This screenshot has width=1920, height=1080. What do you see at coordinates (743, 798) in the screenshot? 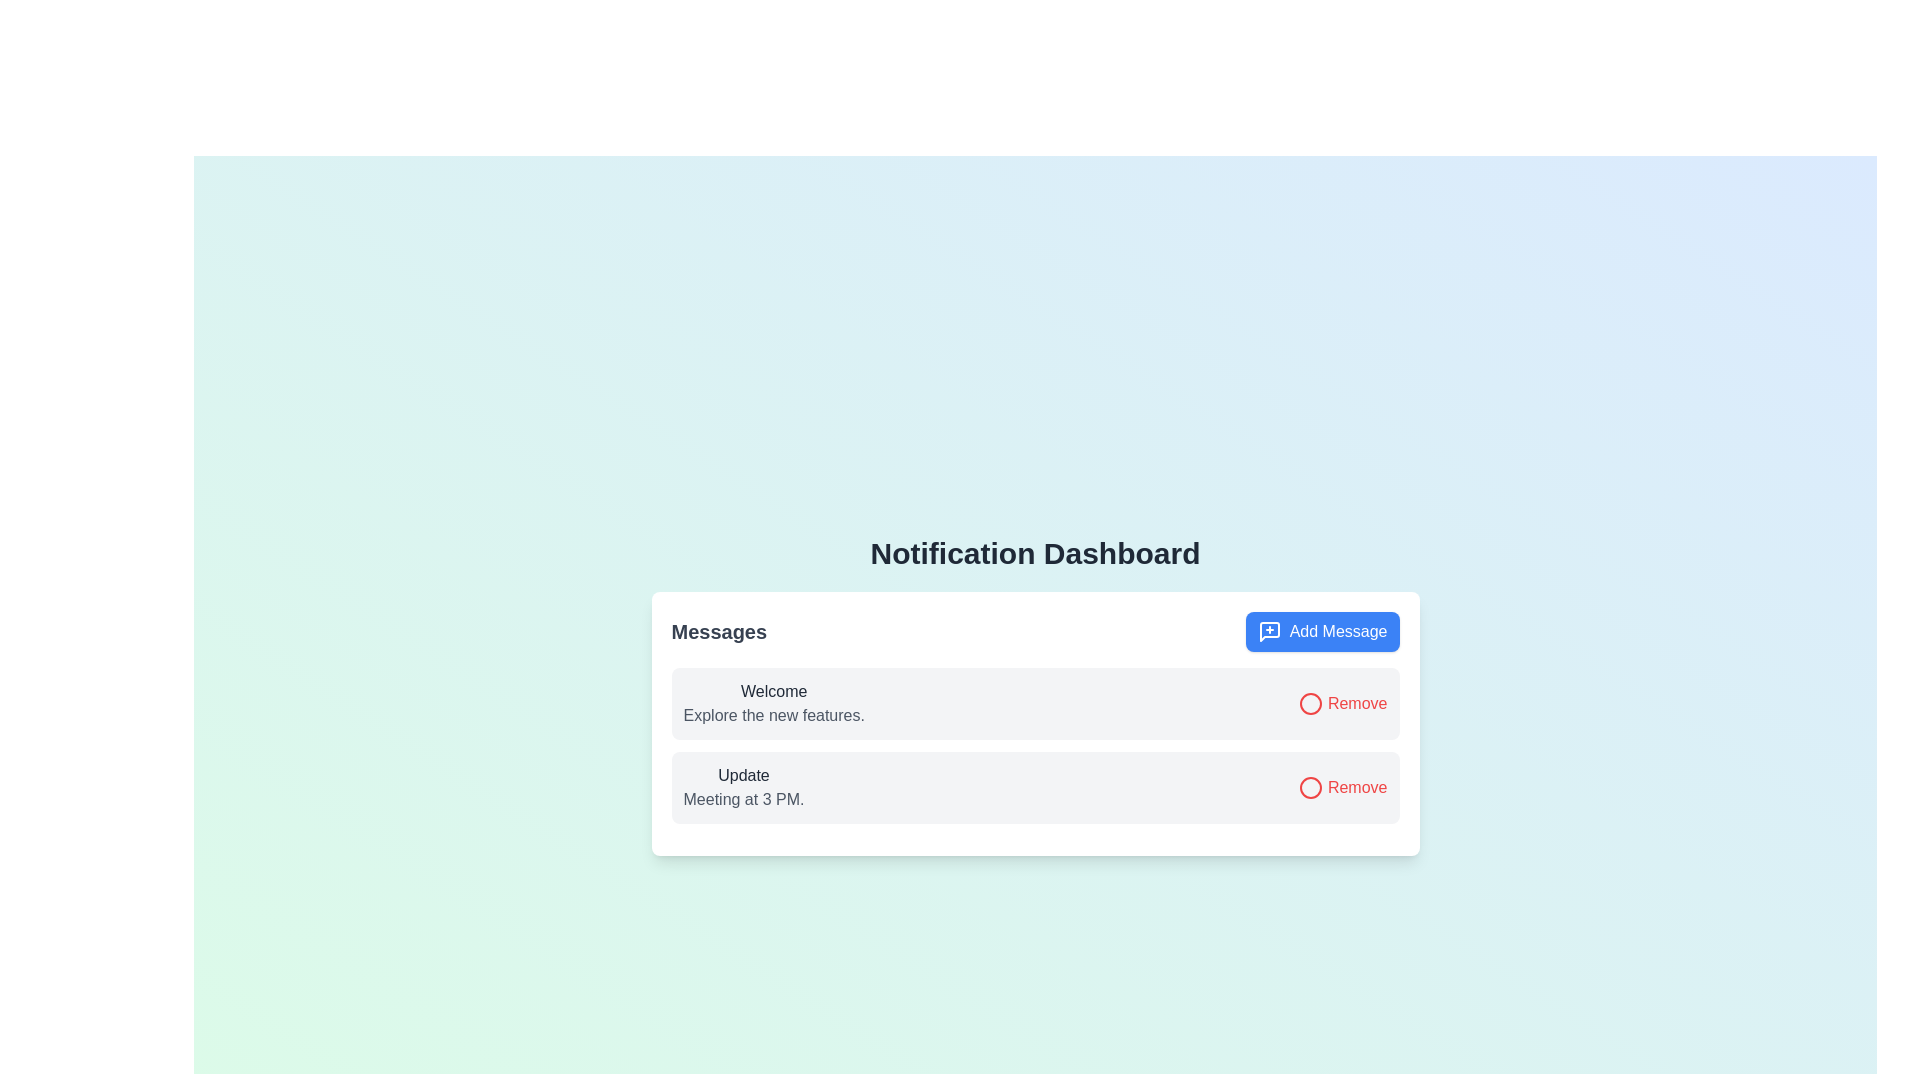
I see `the static text content displaying the message 'Meeting at 3 PM.' located in the second row of the message card under the 'Messages' header in the Notification Dashboard` at bounding box center [743, 798].